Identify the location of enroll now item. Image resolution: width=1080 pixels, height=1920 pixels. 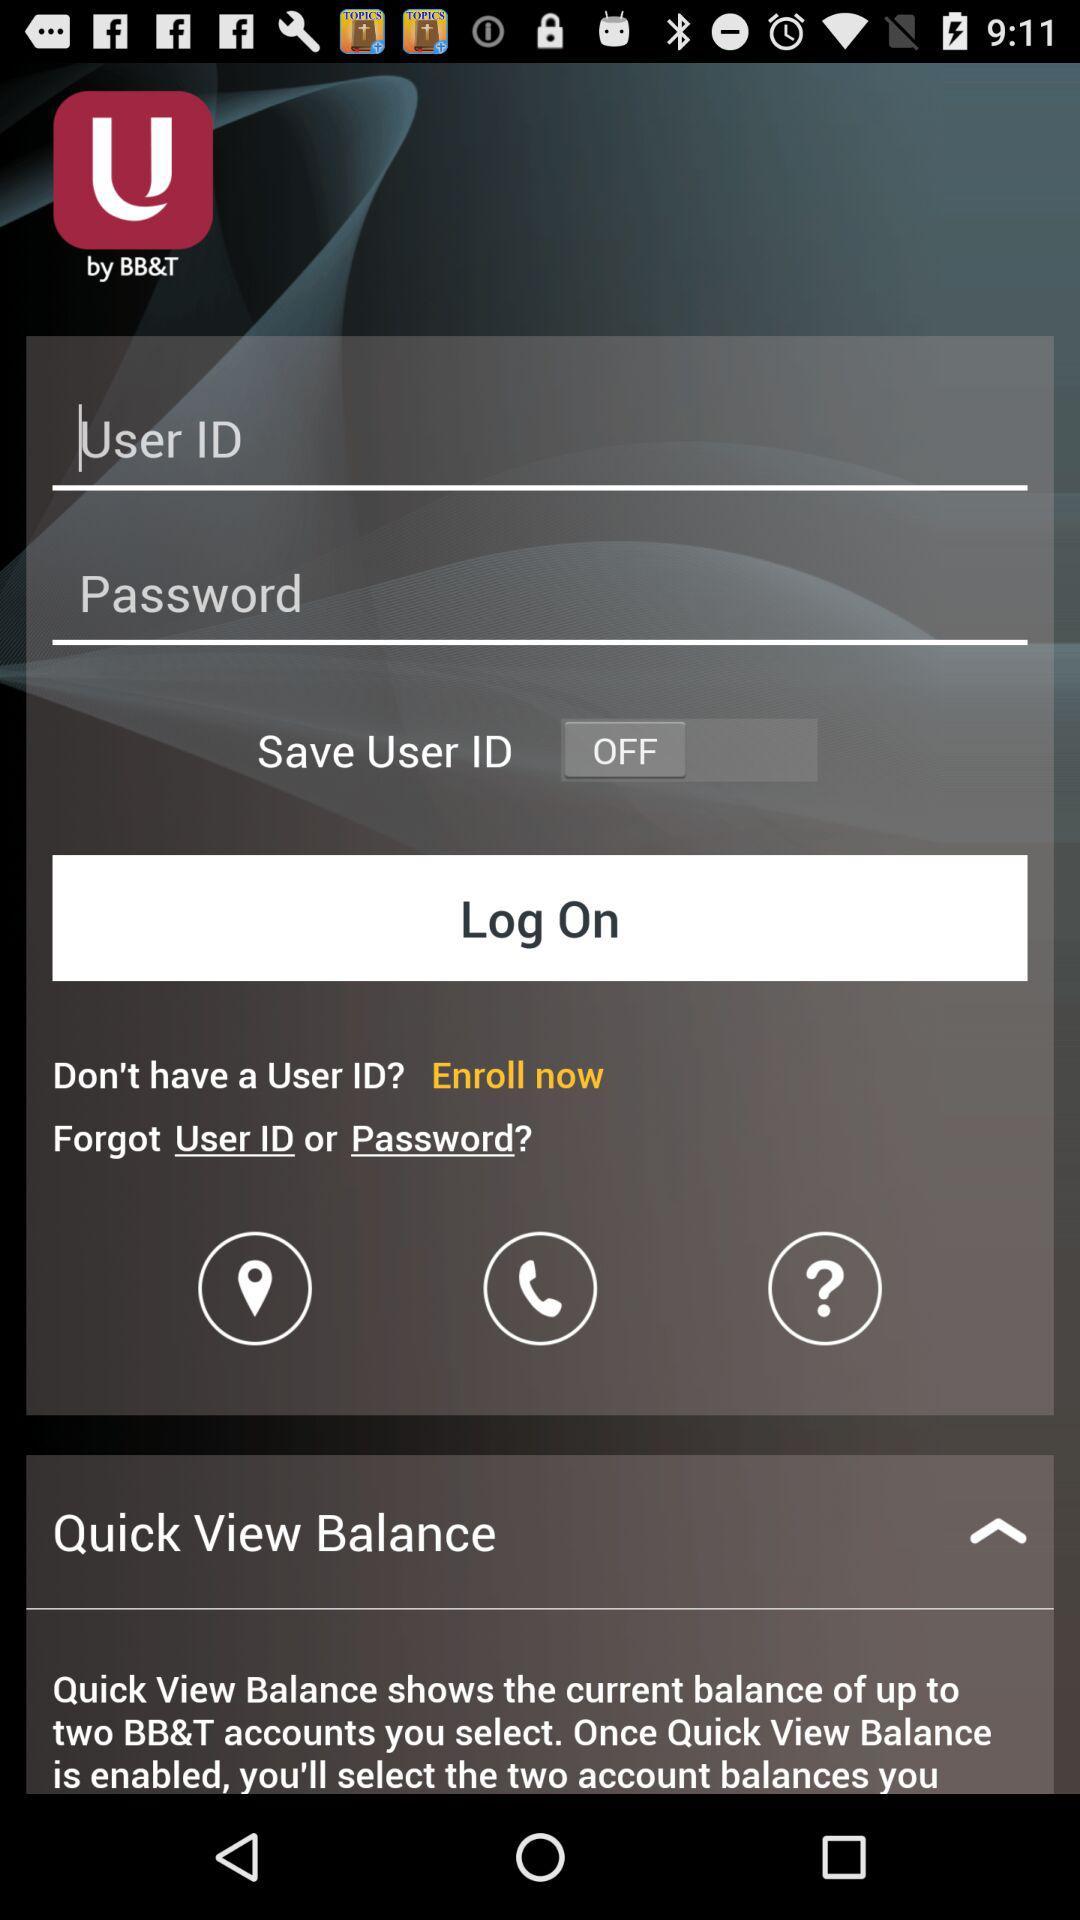
(516, 1073).